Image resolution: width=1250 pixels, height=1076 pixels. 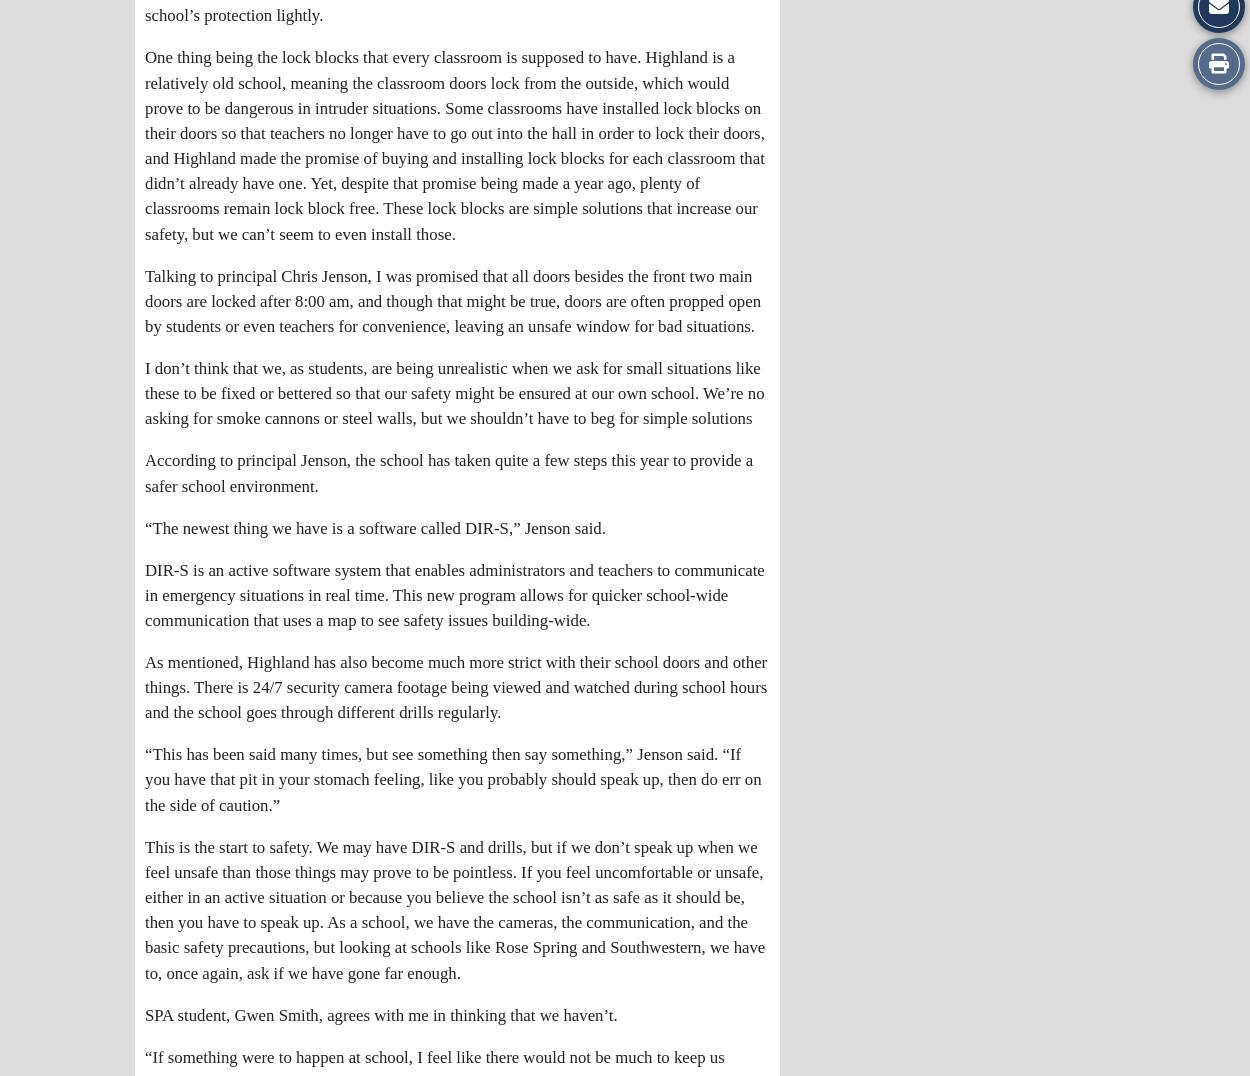 What do you see at coordinates (145, 594) in the screenshot?
I see `'DIR-S is an active software system that enables administrators and teachers to communicate in emergency situations in real time. This new program allows for quicker school-wide communication that uses a map to see safety issues building-wide.'` at bounding box center [145, 594].